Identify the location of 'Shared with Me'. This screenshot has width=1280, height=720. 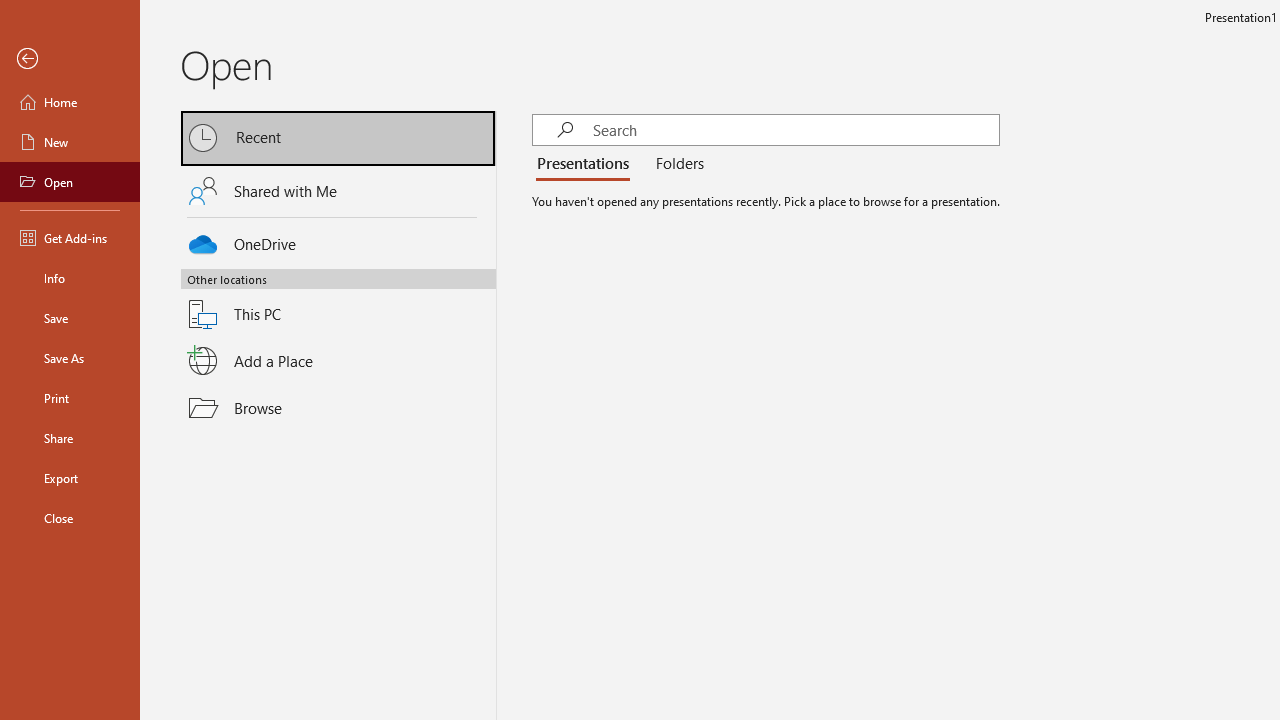
(338, 191).